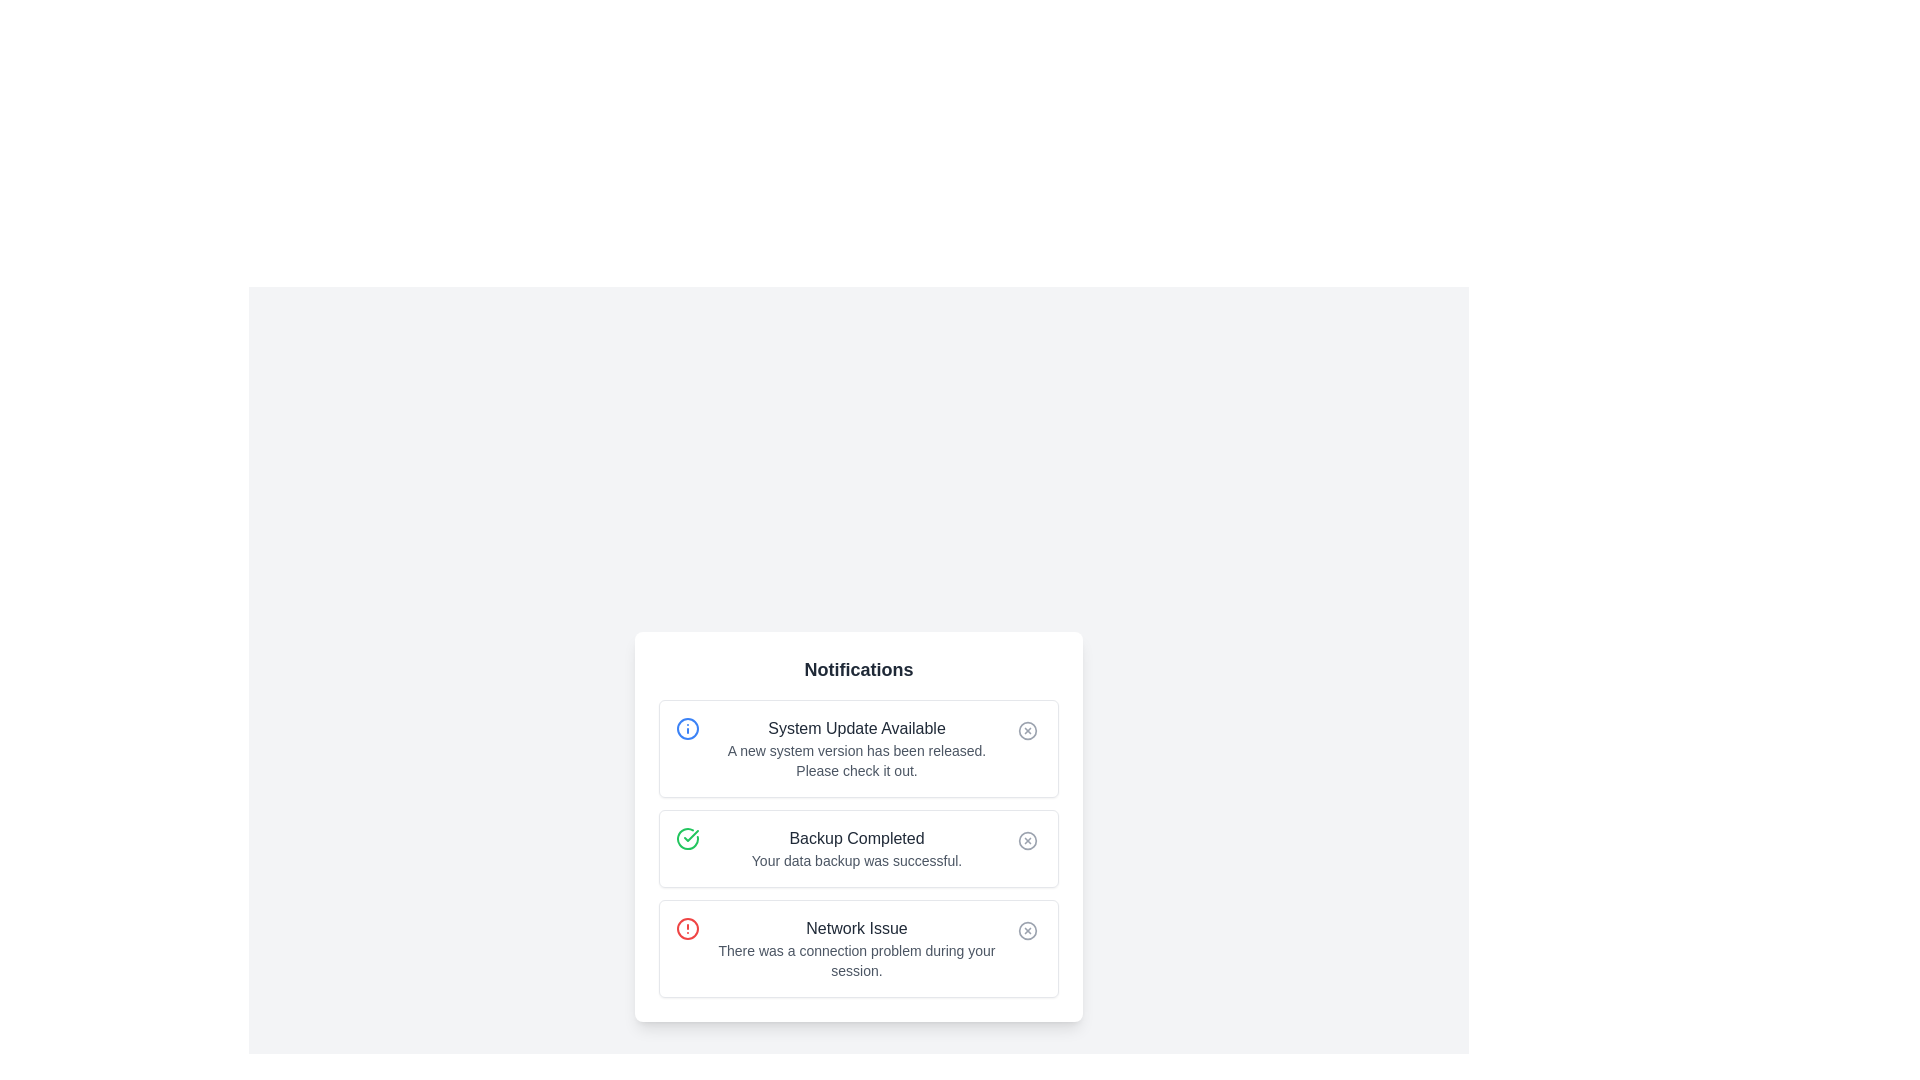 This screenshot has height=1080, width=1920. What do you see at coordinates (857, 859) in the screenshot?
I see `the text label that reads 'Your data backup was successful.' located below the title 'Backup Completed' in the notification card` at bounding box center [857, 859].